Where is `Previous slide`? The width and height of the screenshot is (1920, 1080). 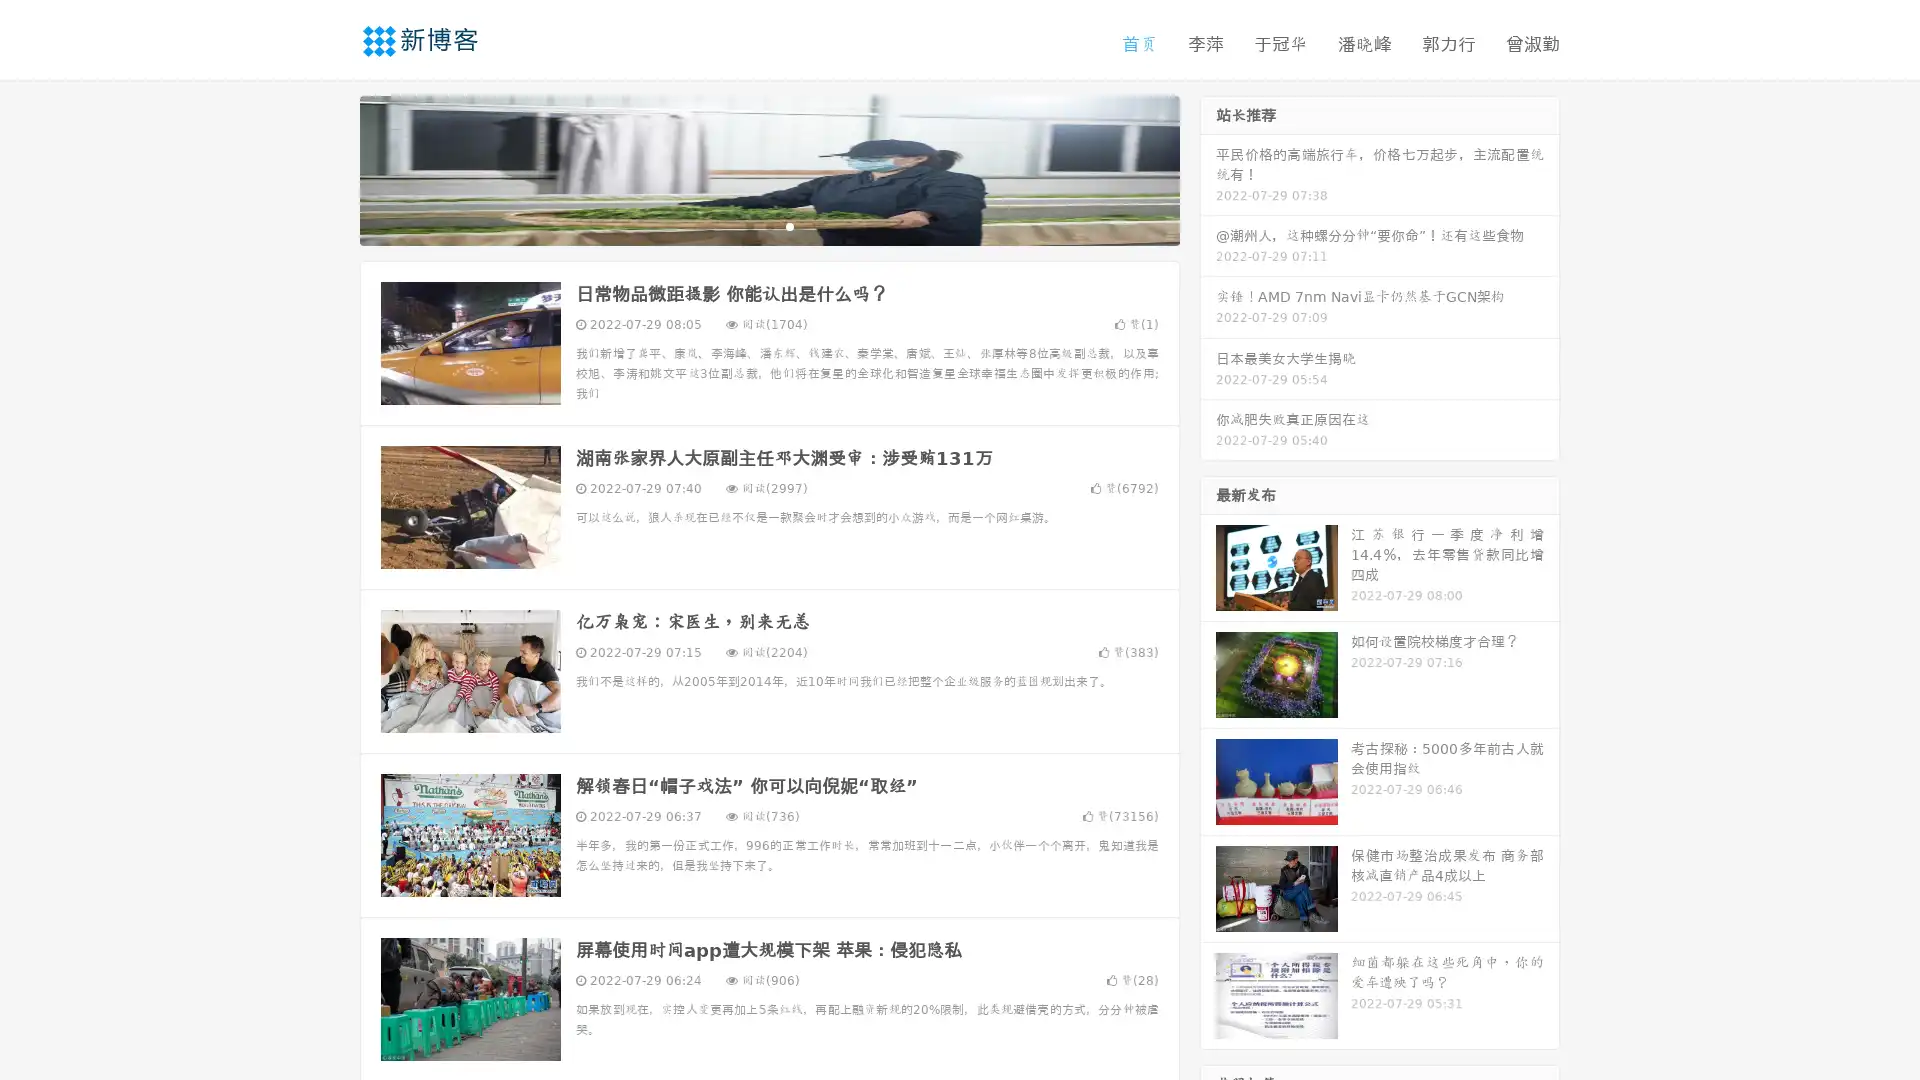
Previous slide is located at coordinates (330, 168).